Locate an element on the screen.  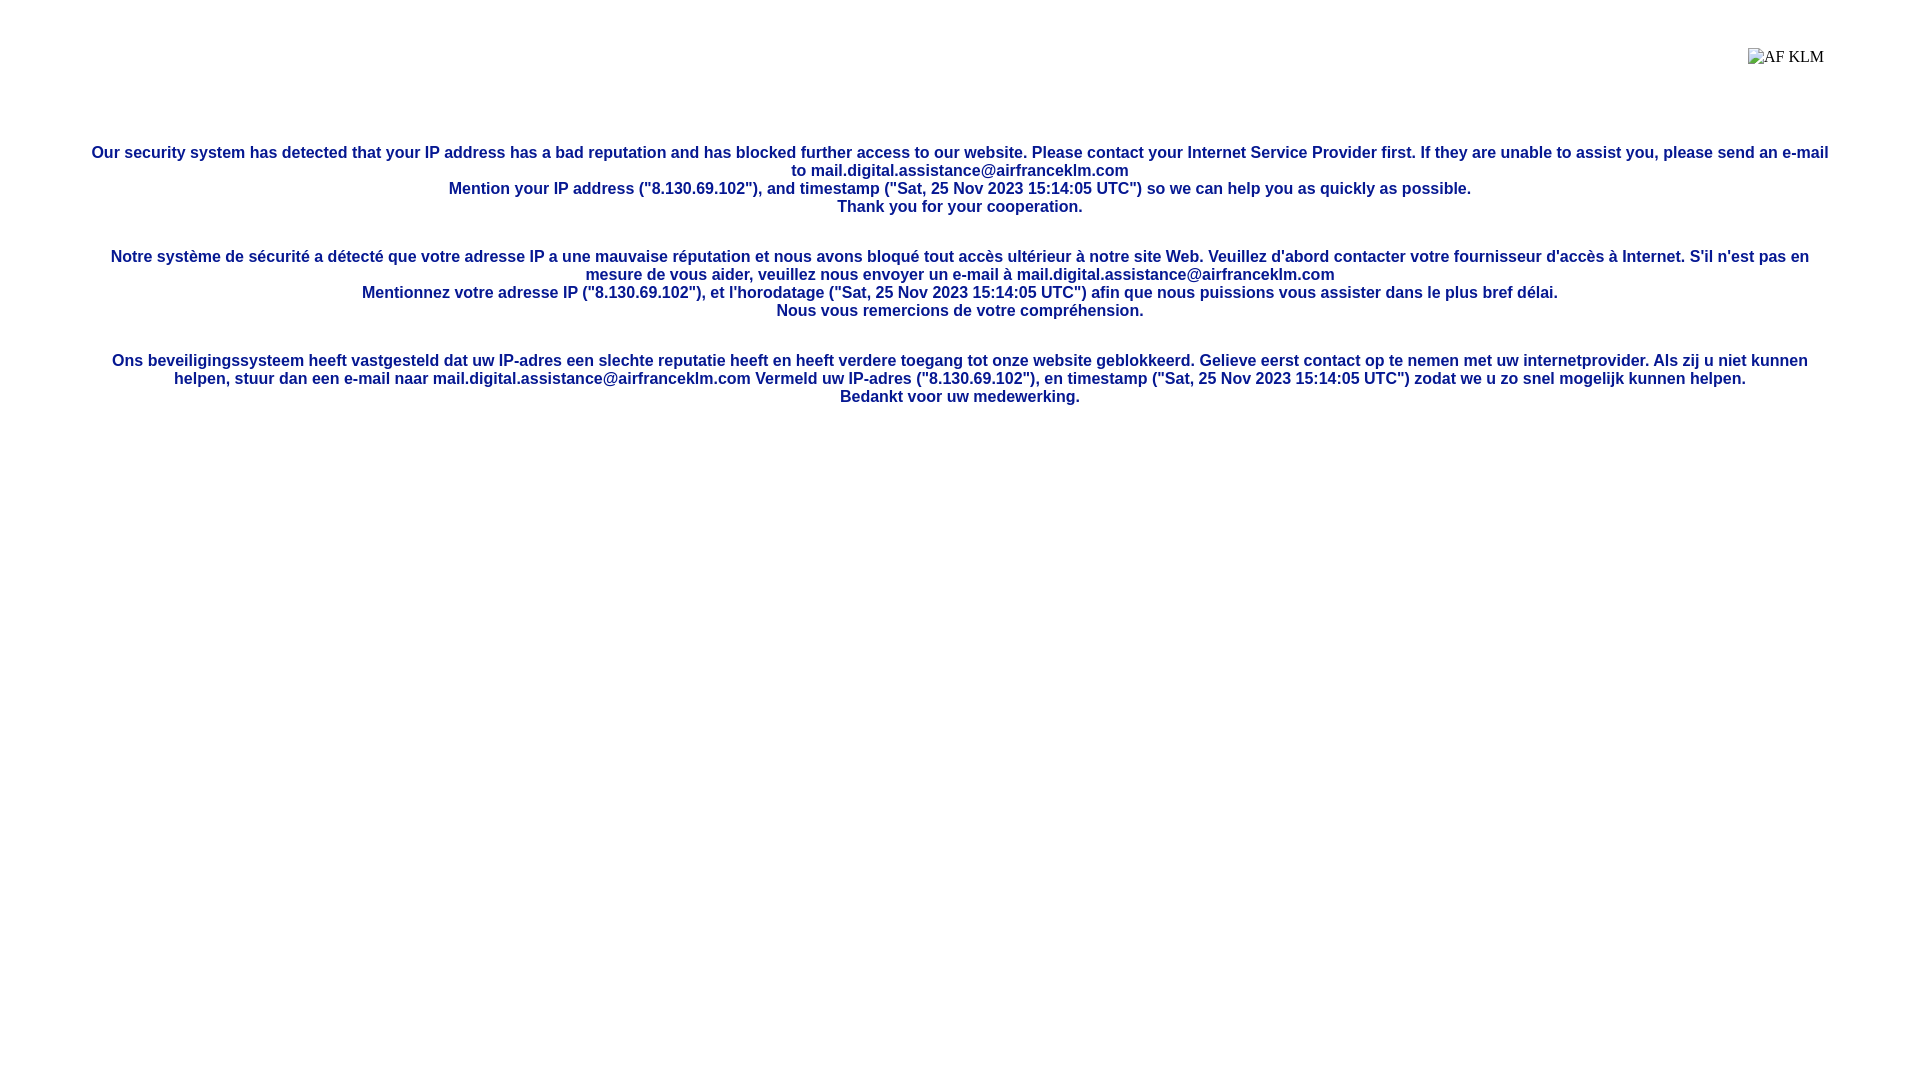
'AF KLM' is located at coordinates (1785, 71).